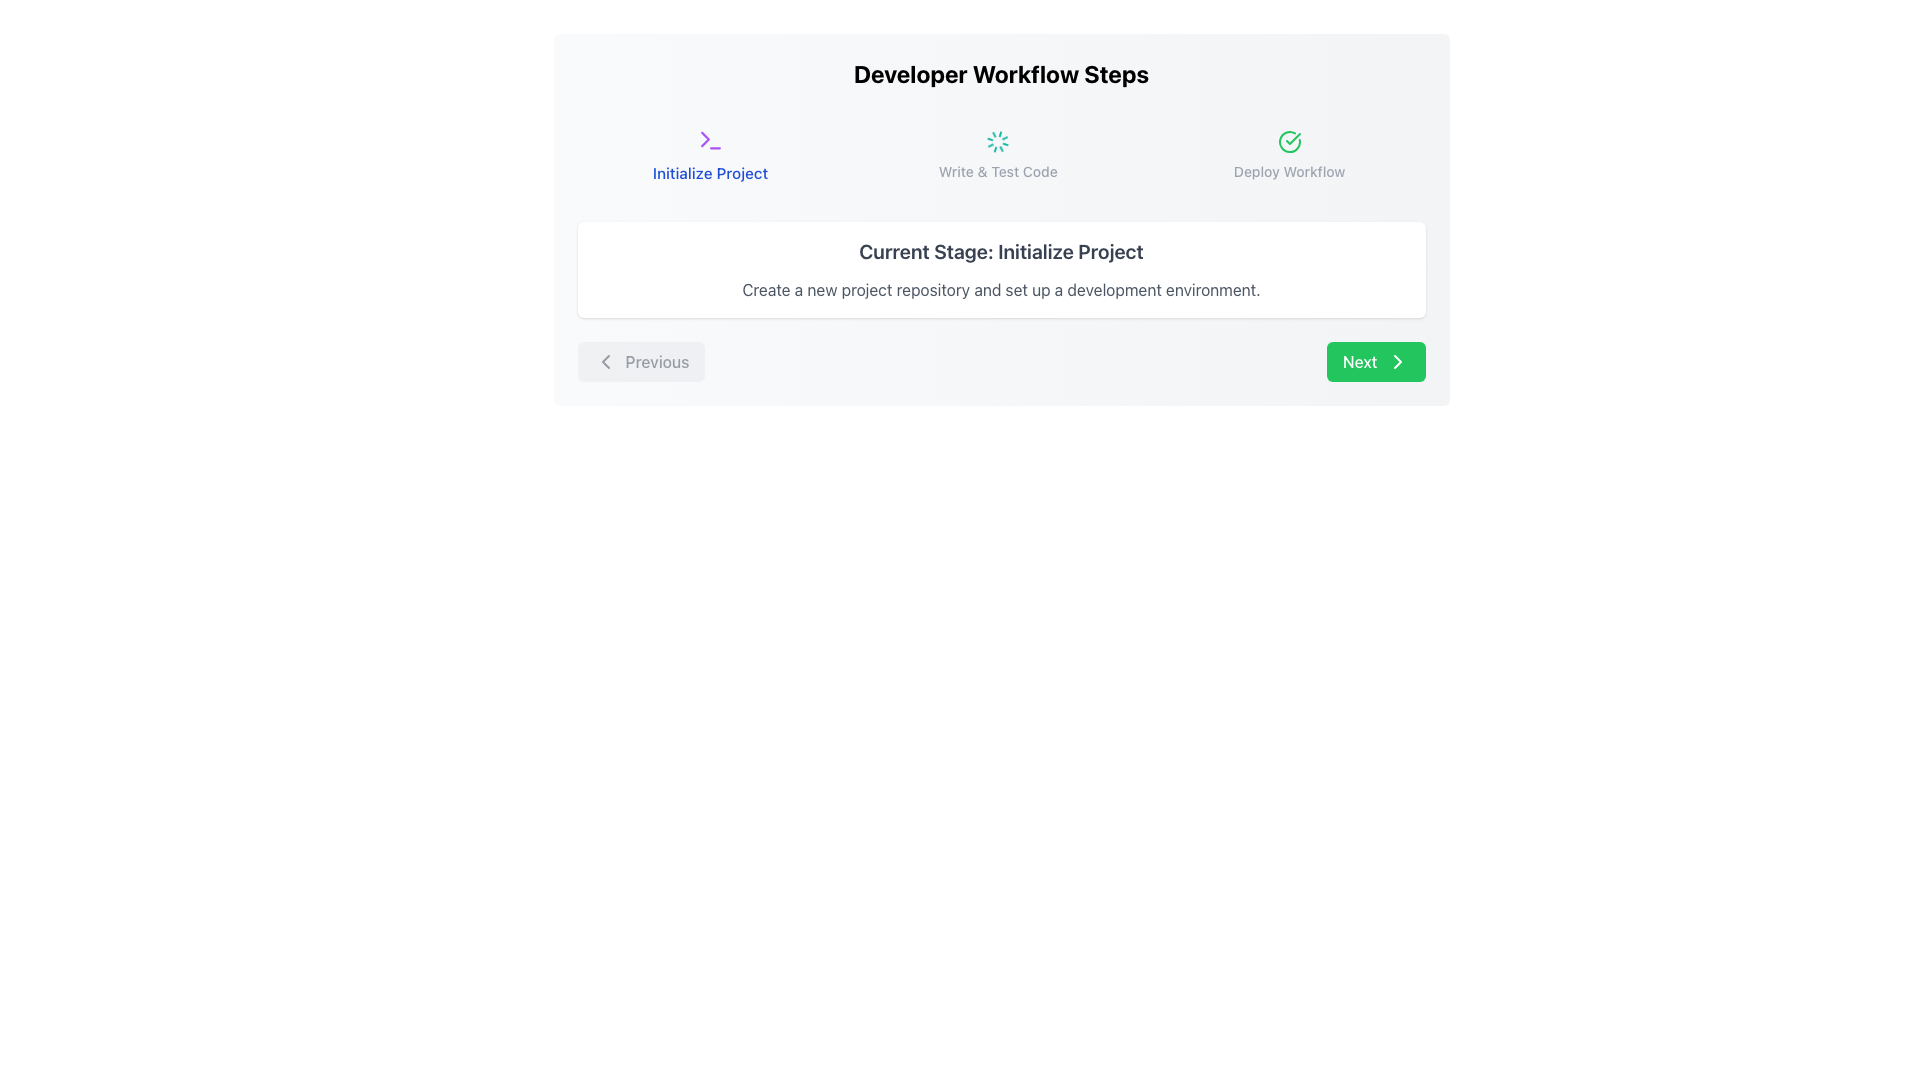  Describe the element at coordinates (710, 172) in the screenshot. I see `the Text Label indicating the current step in the workflow process, located under the 'Developer Workflow Steps' heading in the upper-left section of the application` at that location.